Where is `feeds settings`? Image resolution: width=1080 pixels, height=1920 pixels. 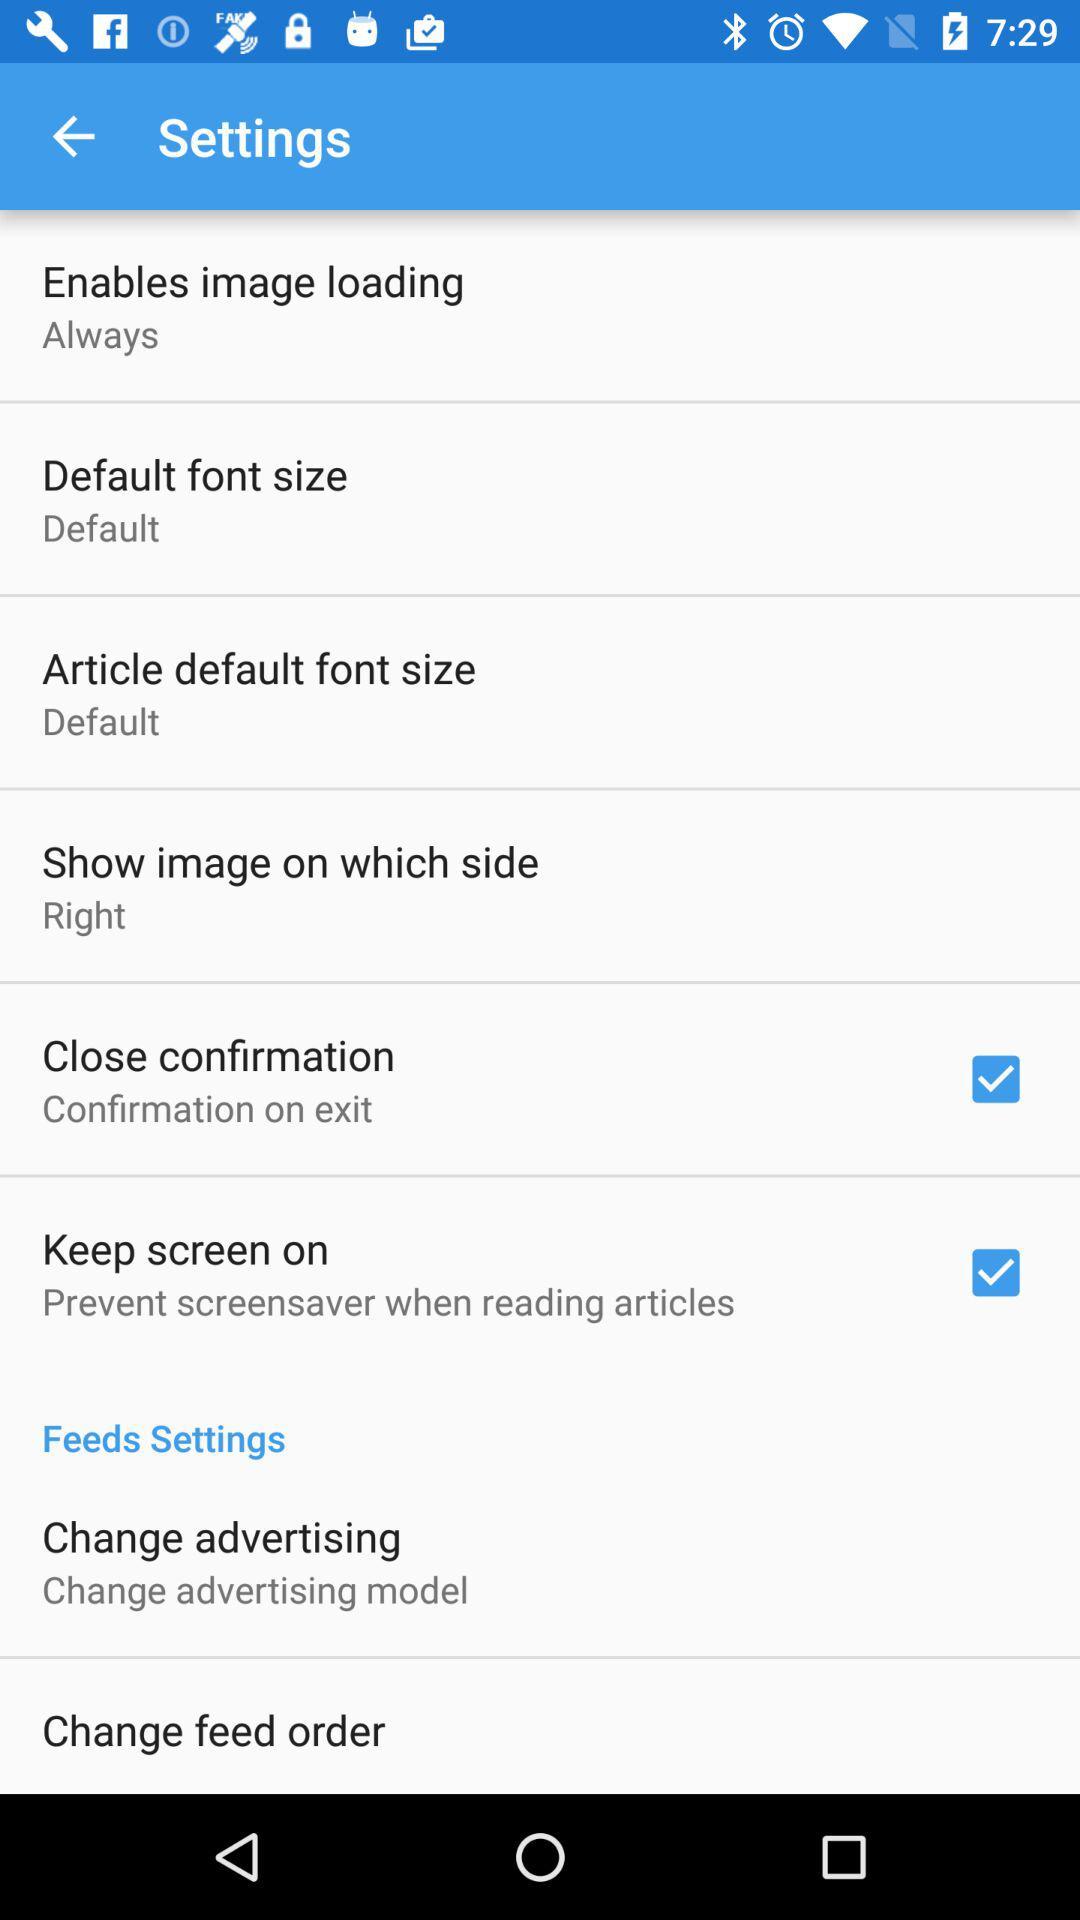 feeds settings is located at coordinates (540, 1415).